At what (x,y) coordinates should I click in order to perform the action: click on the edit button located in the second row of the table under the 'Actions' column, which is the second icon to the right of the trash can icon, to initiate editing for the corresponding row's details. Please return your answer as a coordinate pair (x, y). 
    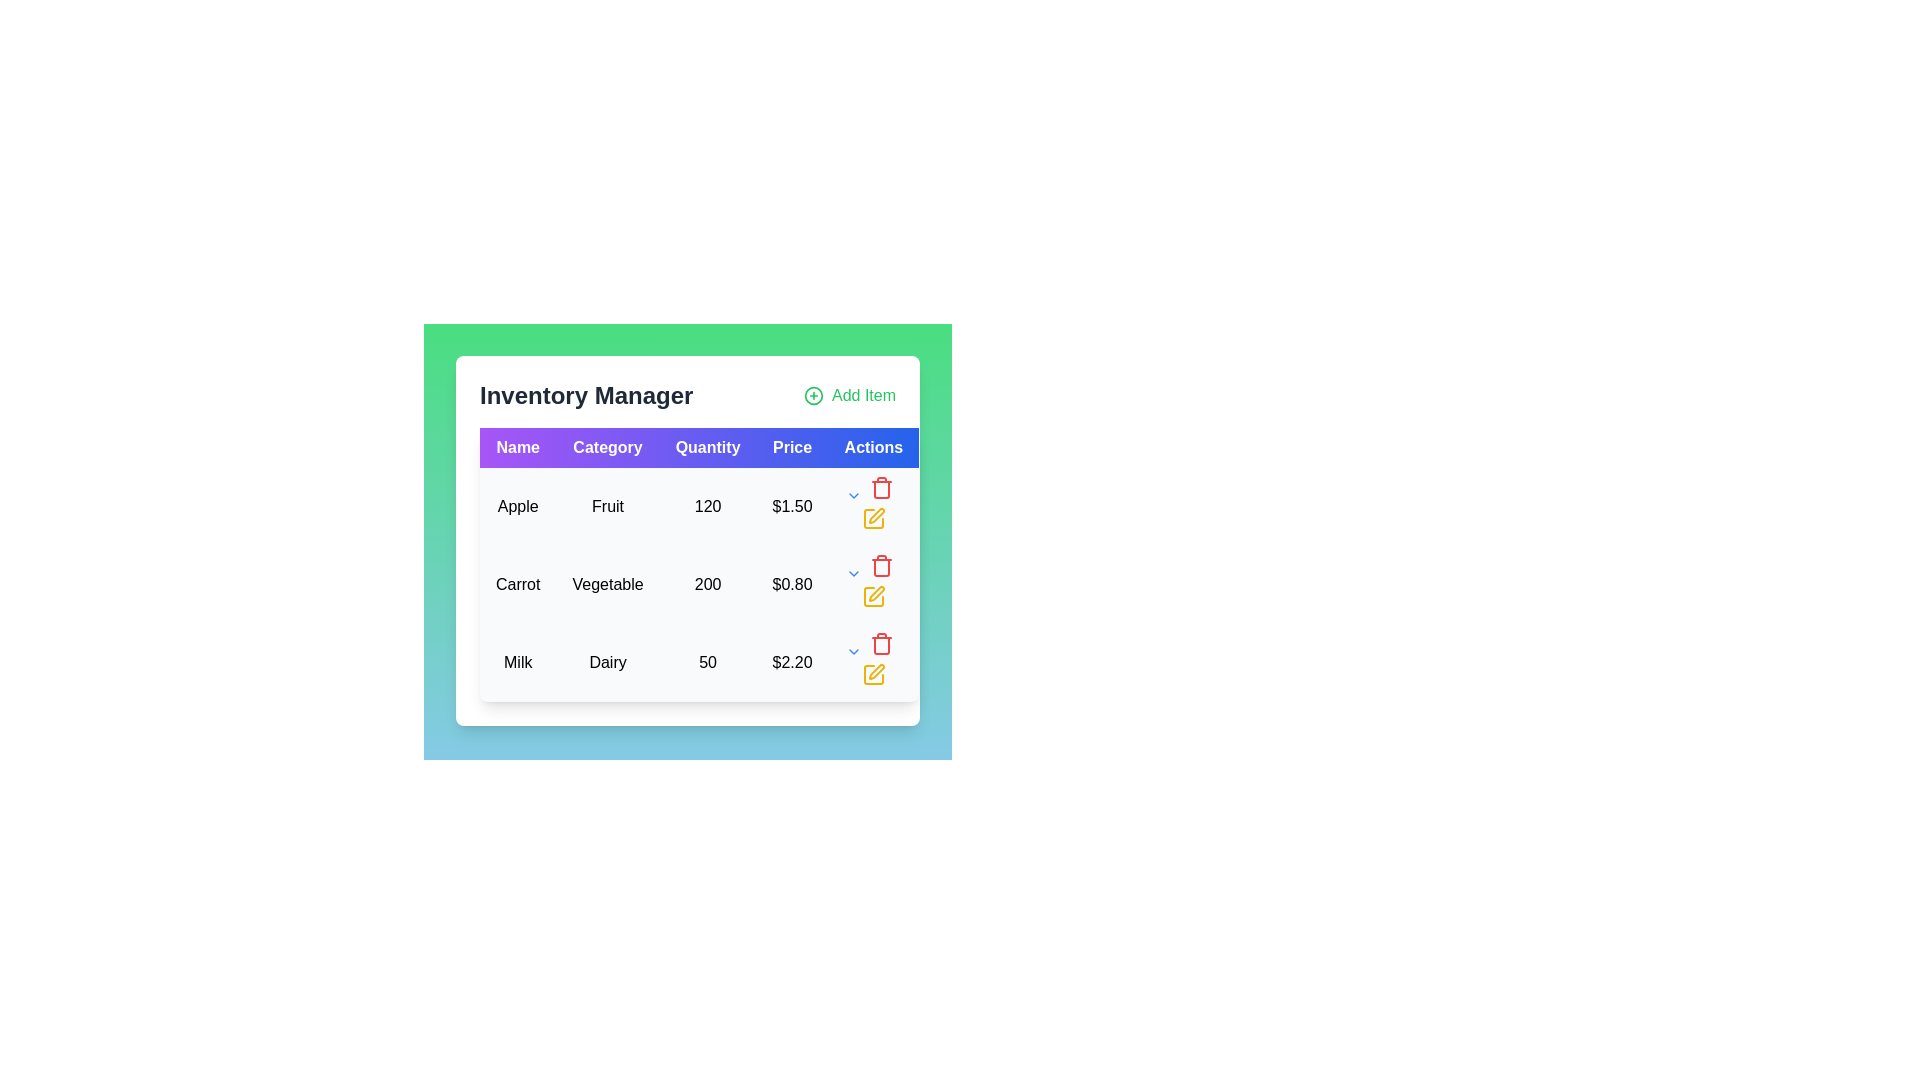
    Looking at the image, I should click on (873, 596).